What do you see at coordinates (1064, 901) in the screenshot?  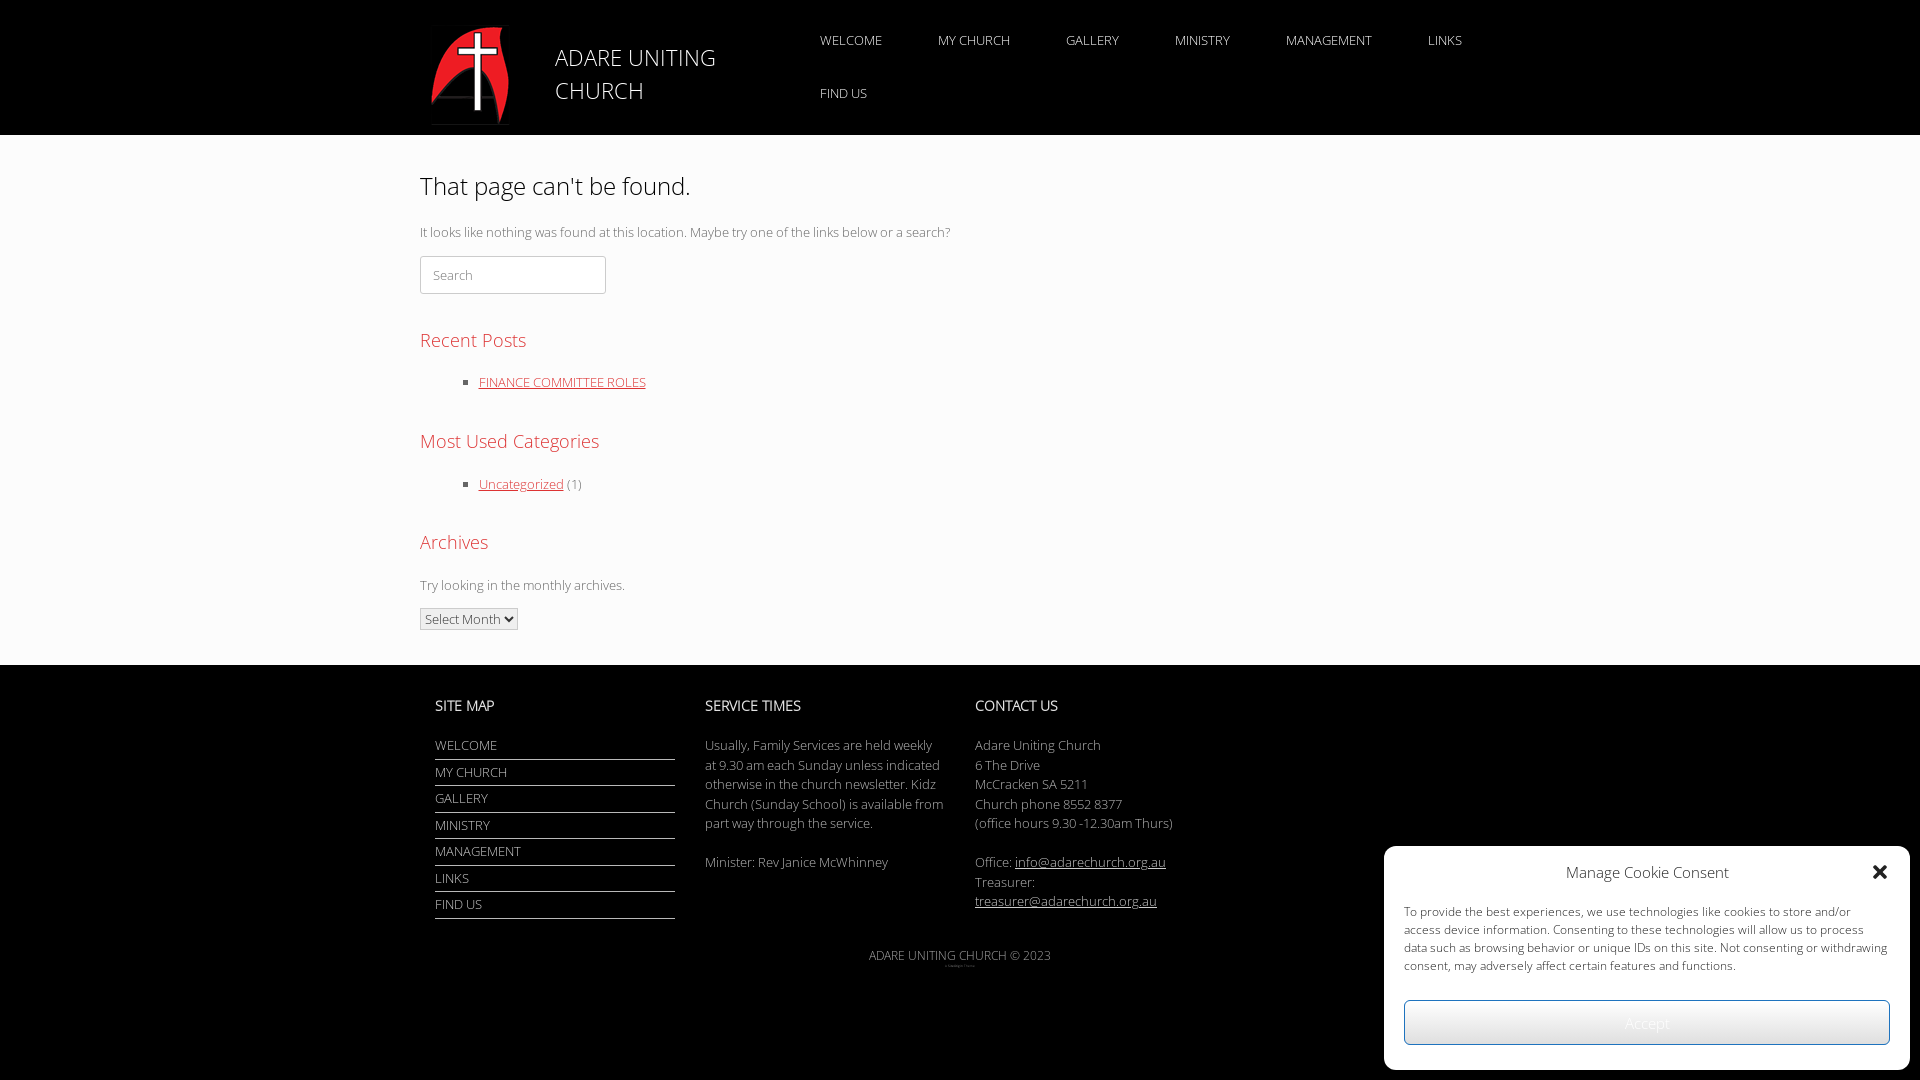 I see `'treasurer@adarechurch.org.au'` at bounding box center [1064, 901].